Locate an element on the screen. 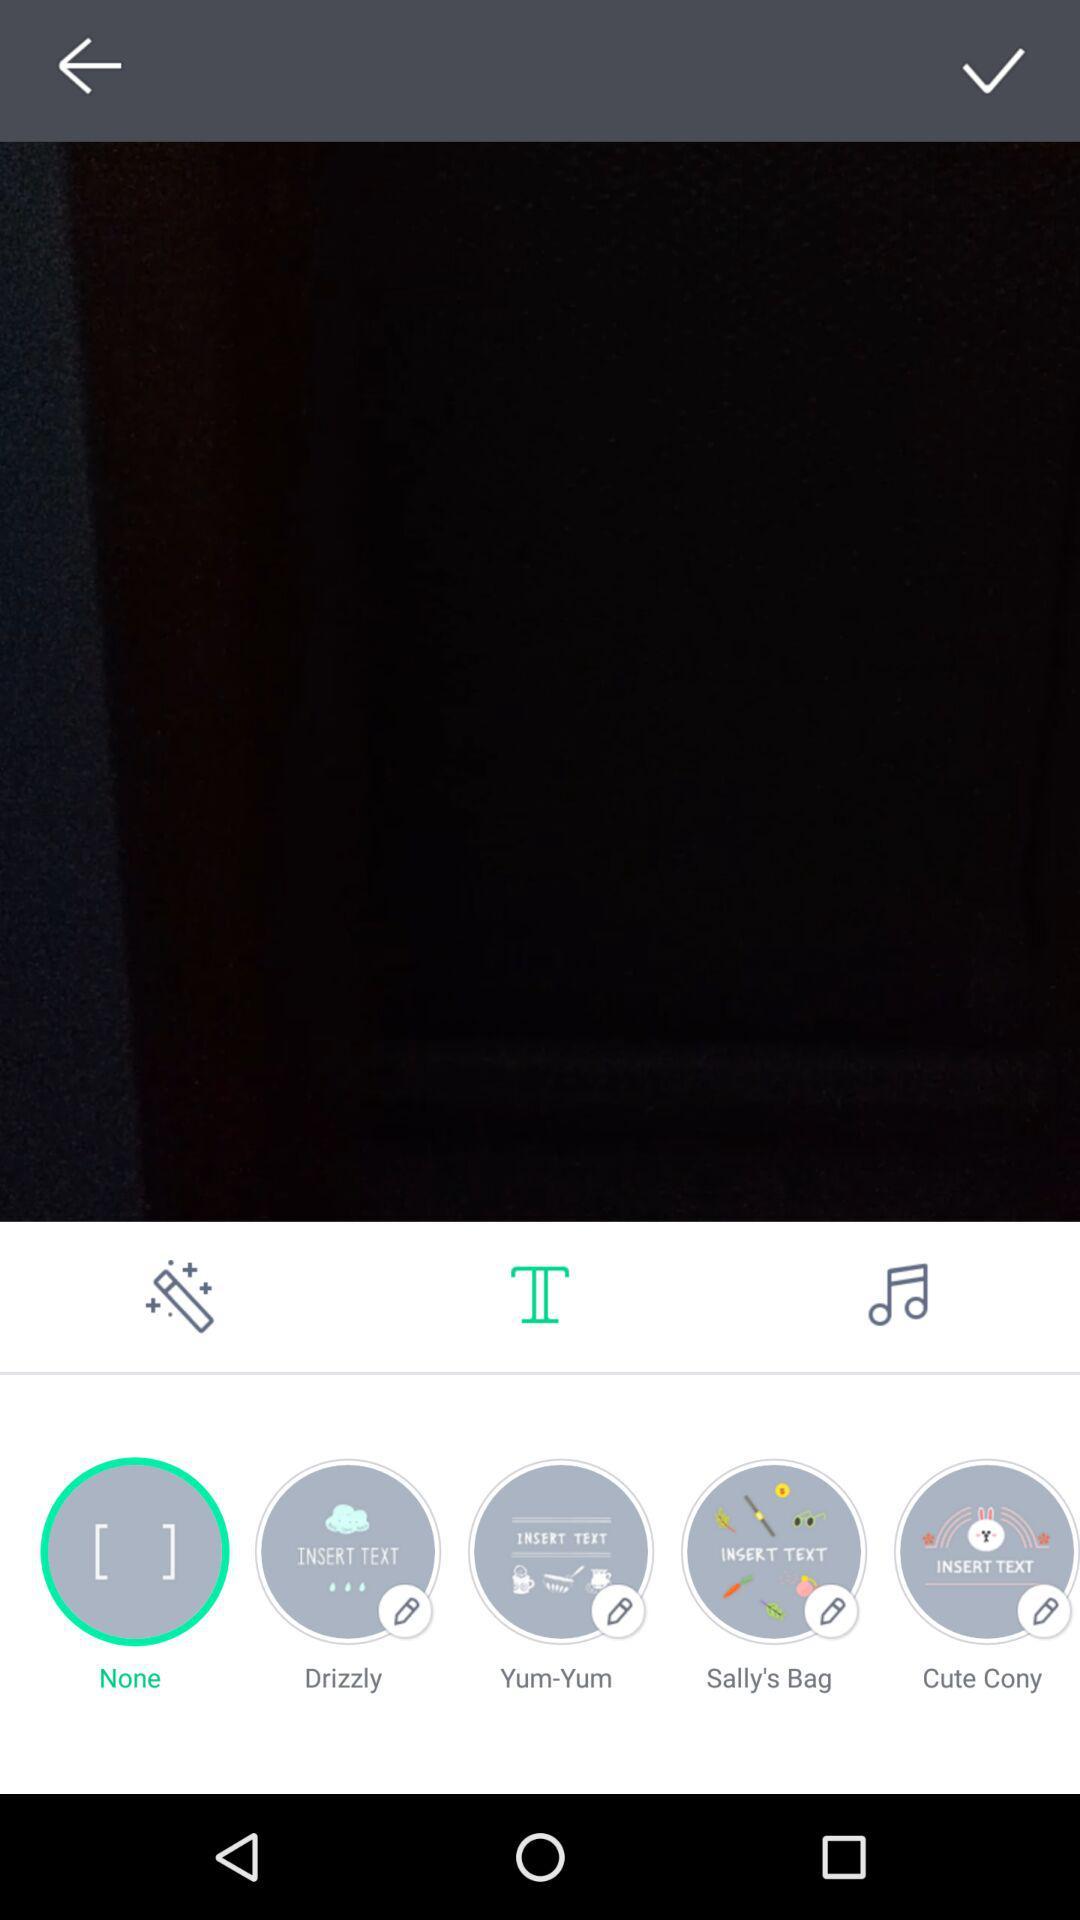  music options is located at coordinates (898, 1296).